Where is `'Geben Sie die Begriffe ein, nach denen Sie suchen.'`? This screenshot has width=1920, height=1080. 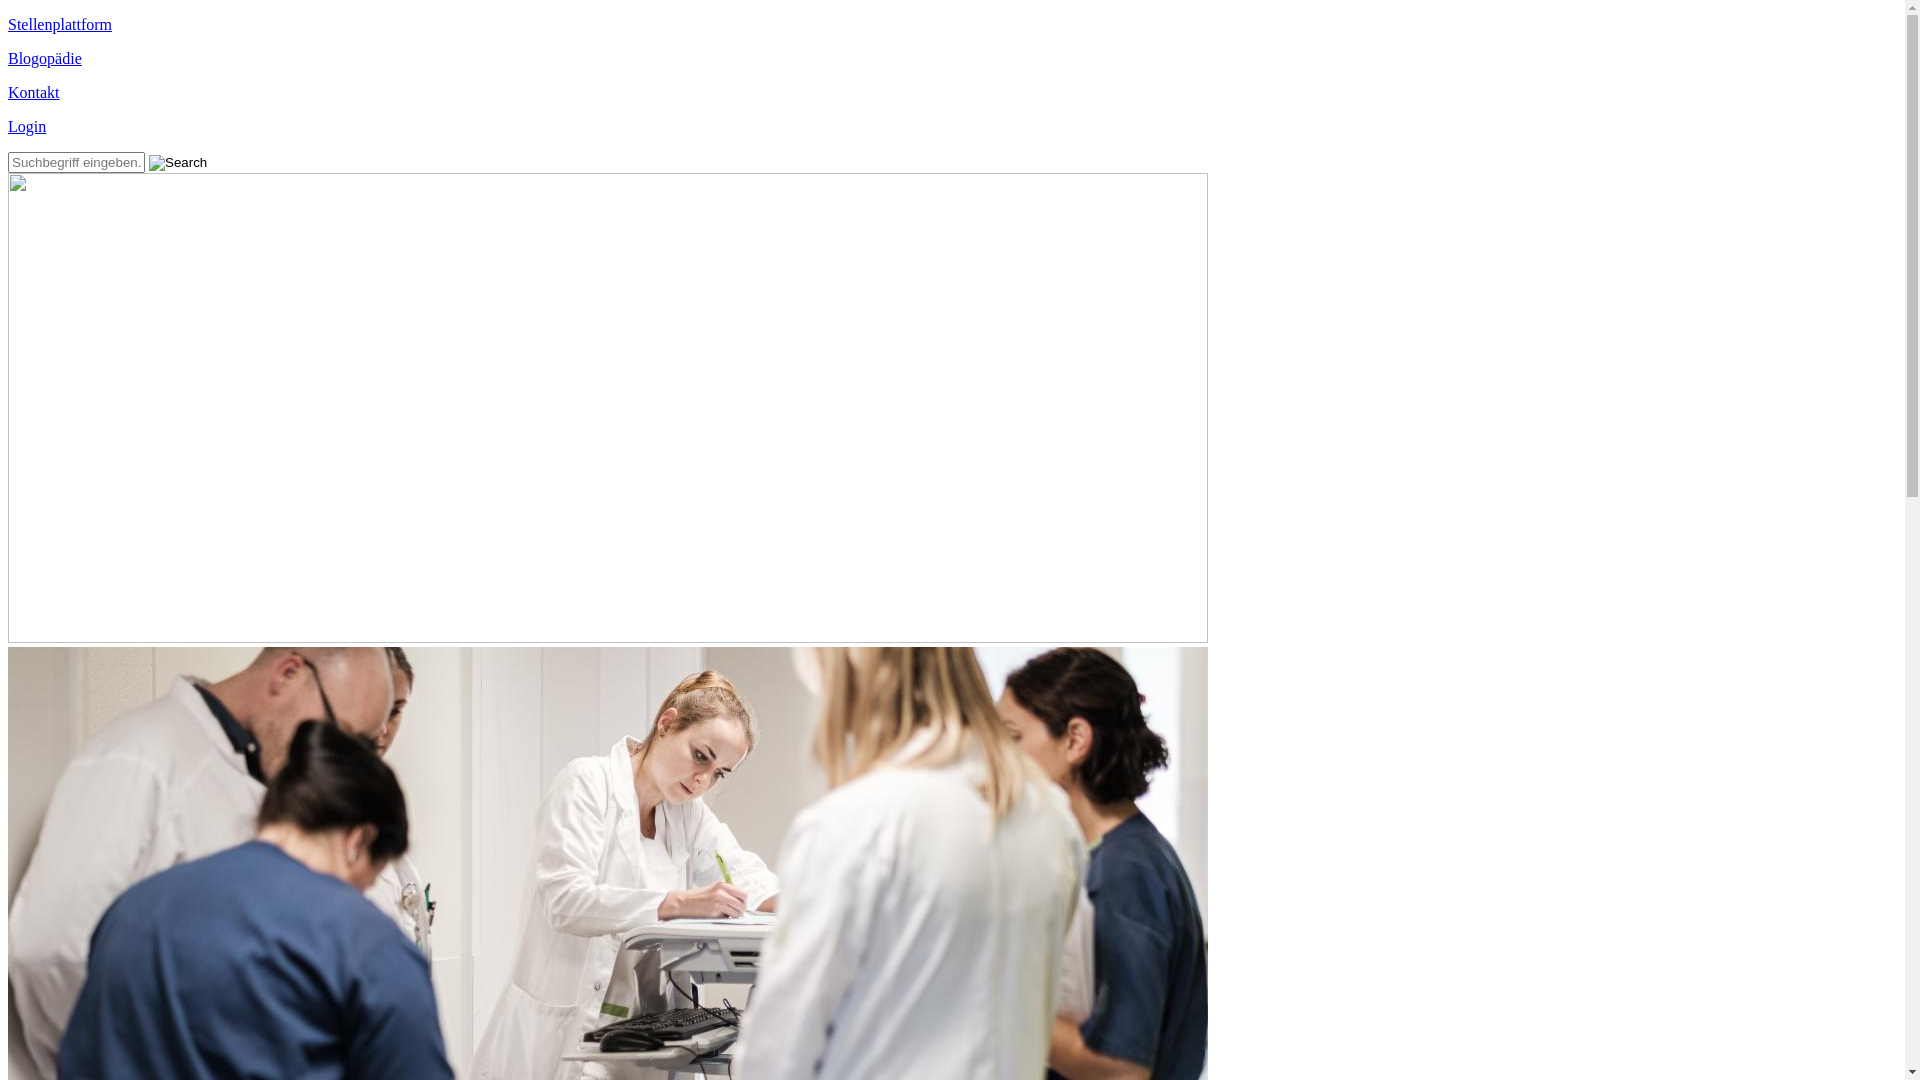 'Geben Sie die Begriffe ein, nach denen Sie suchen.' is located at coordinates (76, 161).